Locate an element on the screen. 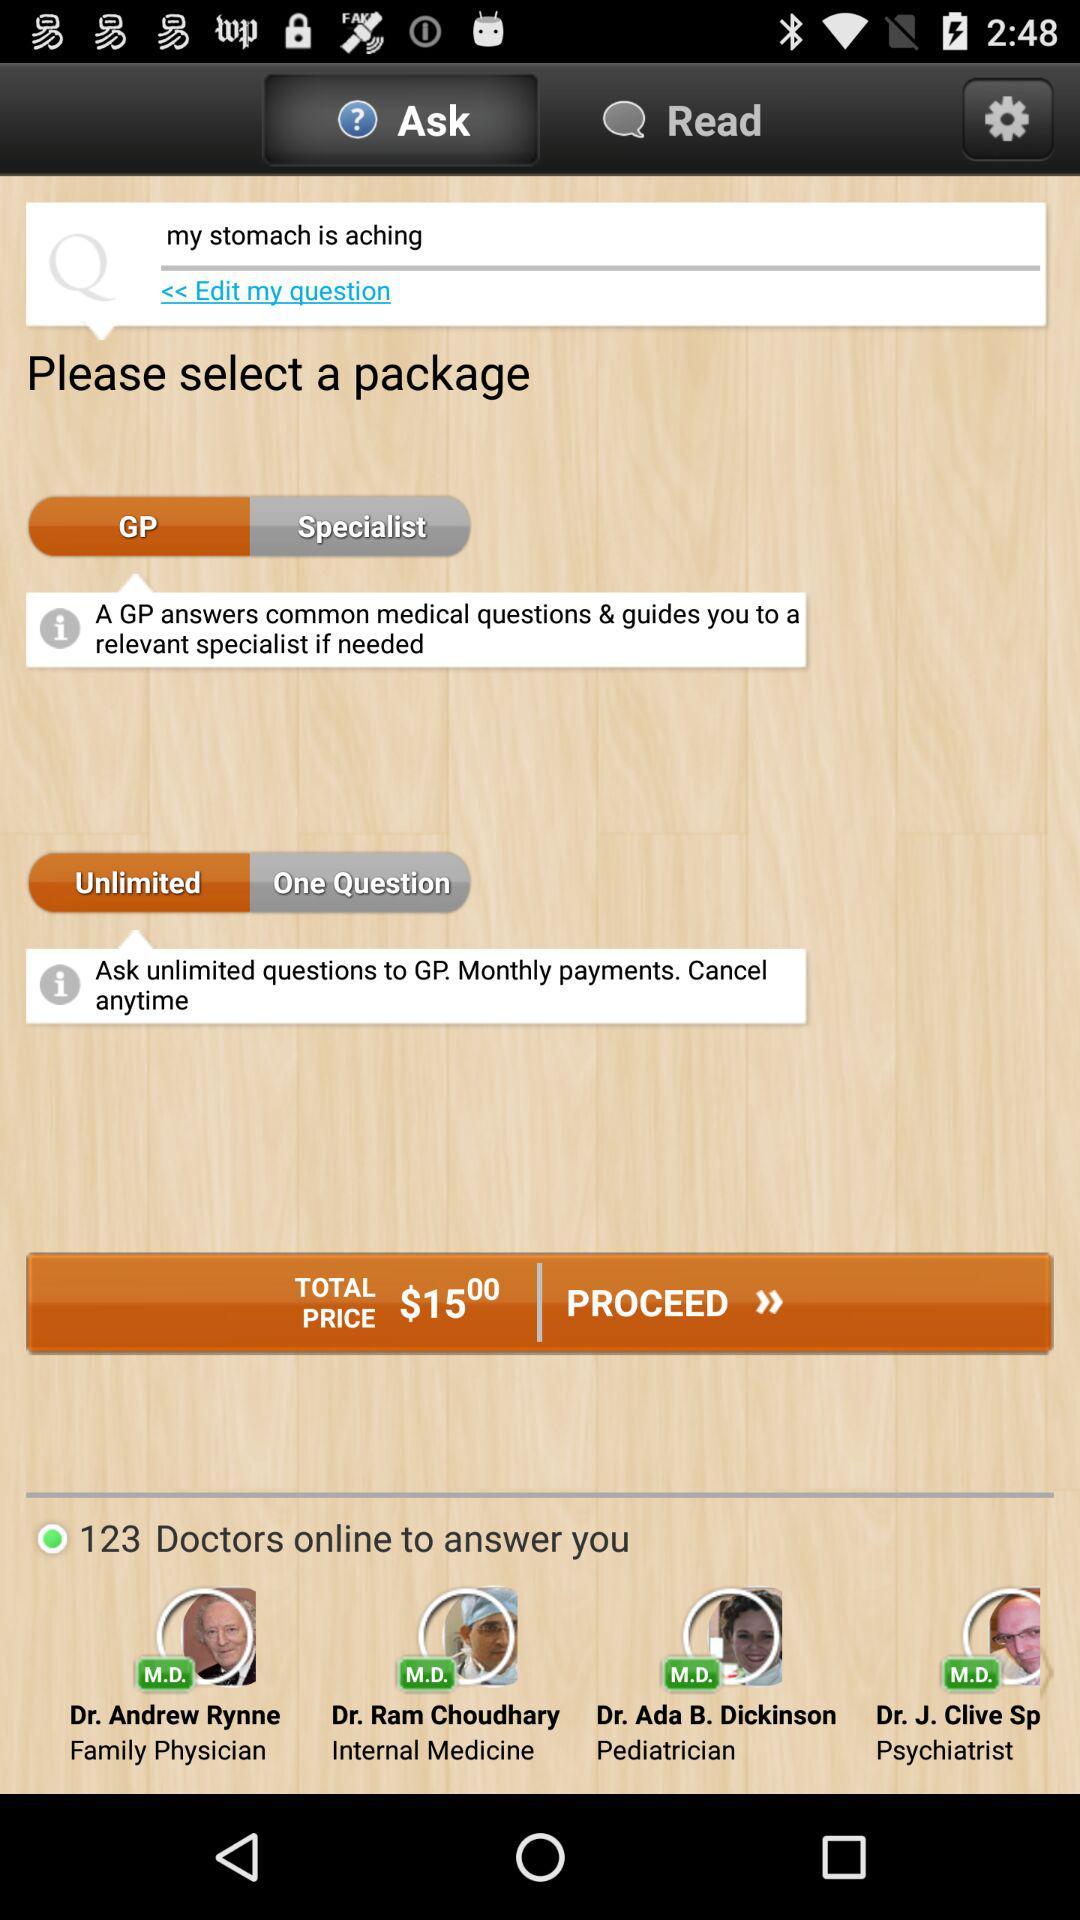  icon above my stomach is is located at coordinates (1007, 118).